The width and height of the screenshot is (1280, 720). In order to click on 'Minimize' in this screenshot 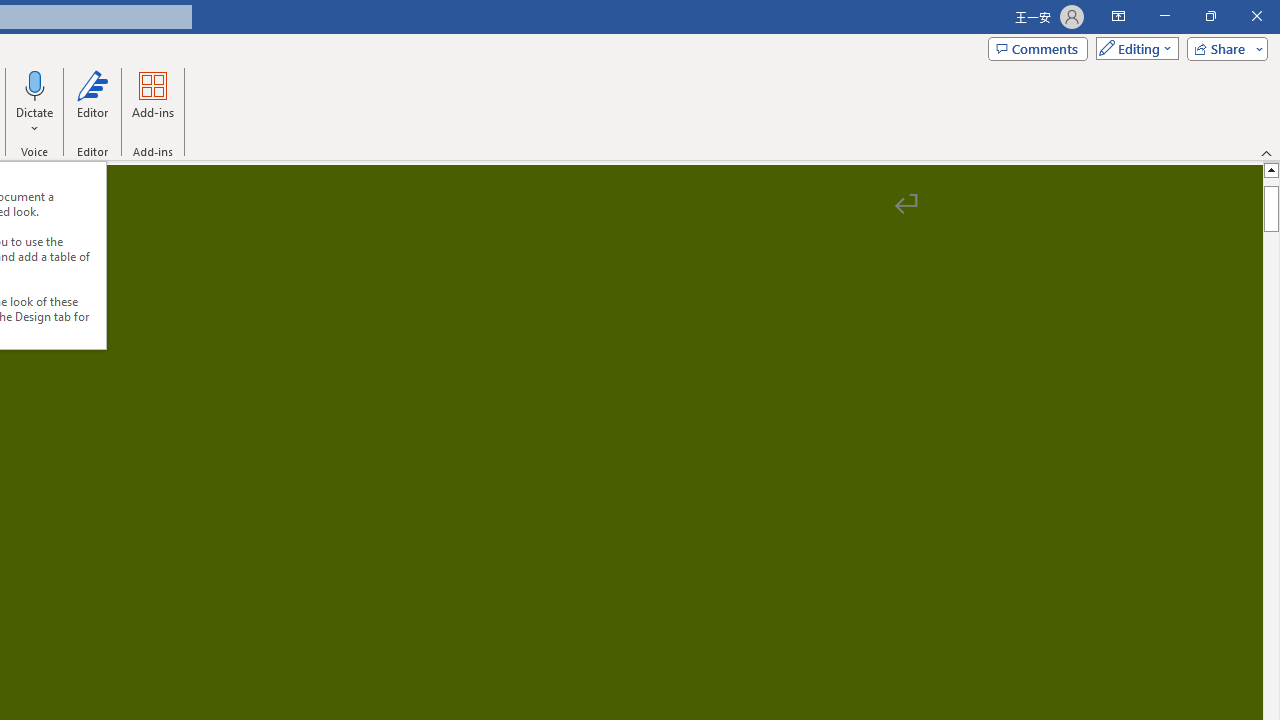, I will do `click(1164, 16)`.